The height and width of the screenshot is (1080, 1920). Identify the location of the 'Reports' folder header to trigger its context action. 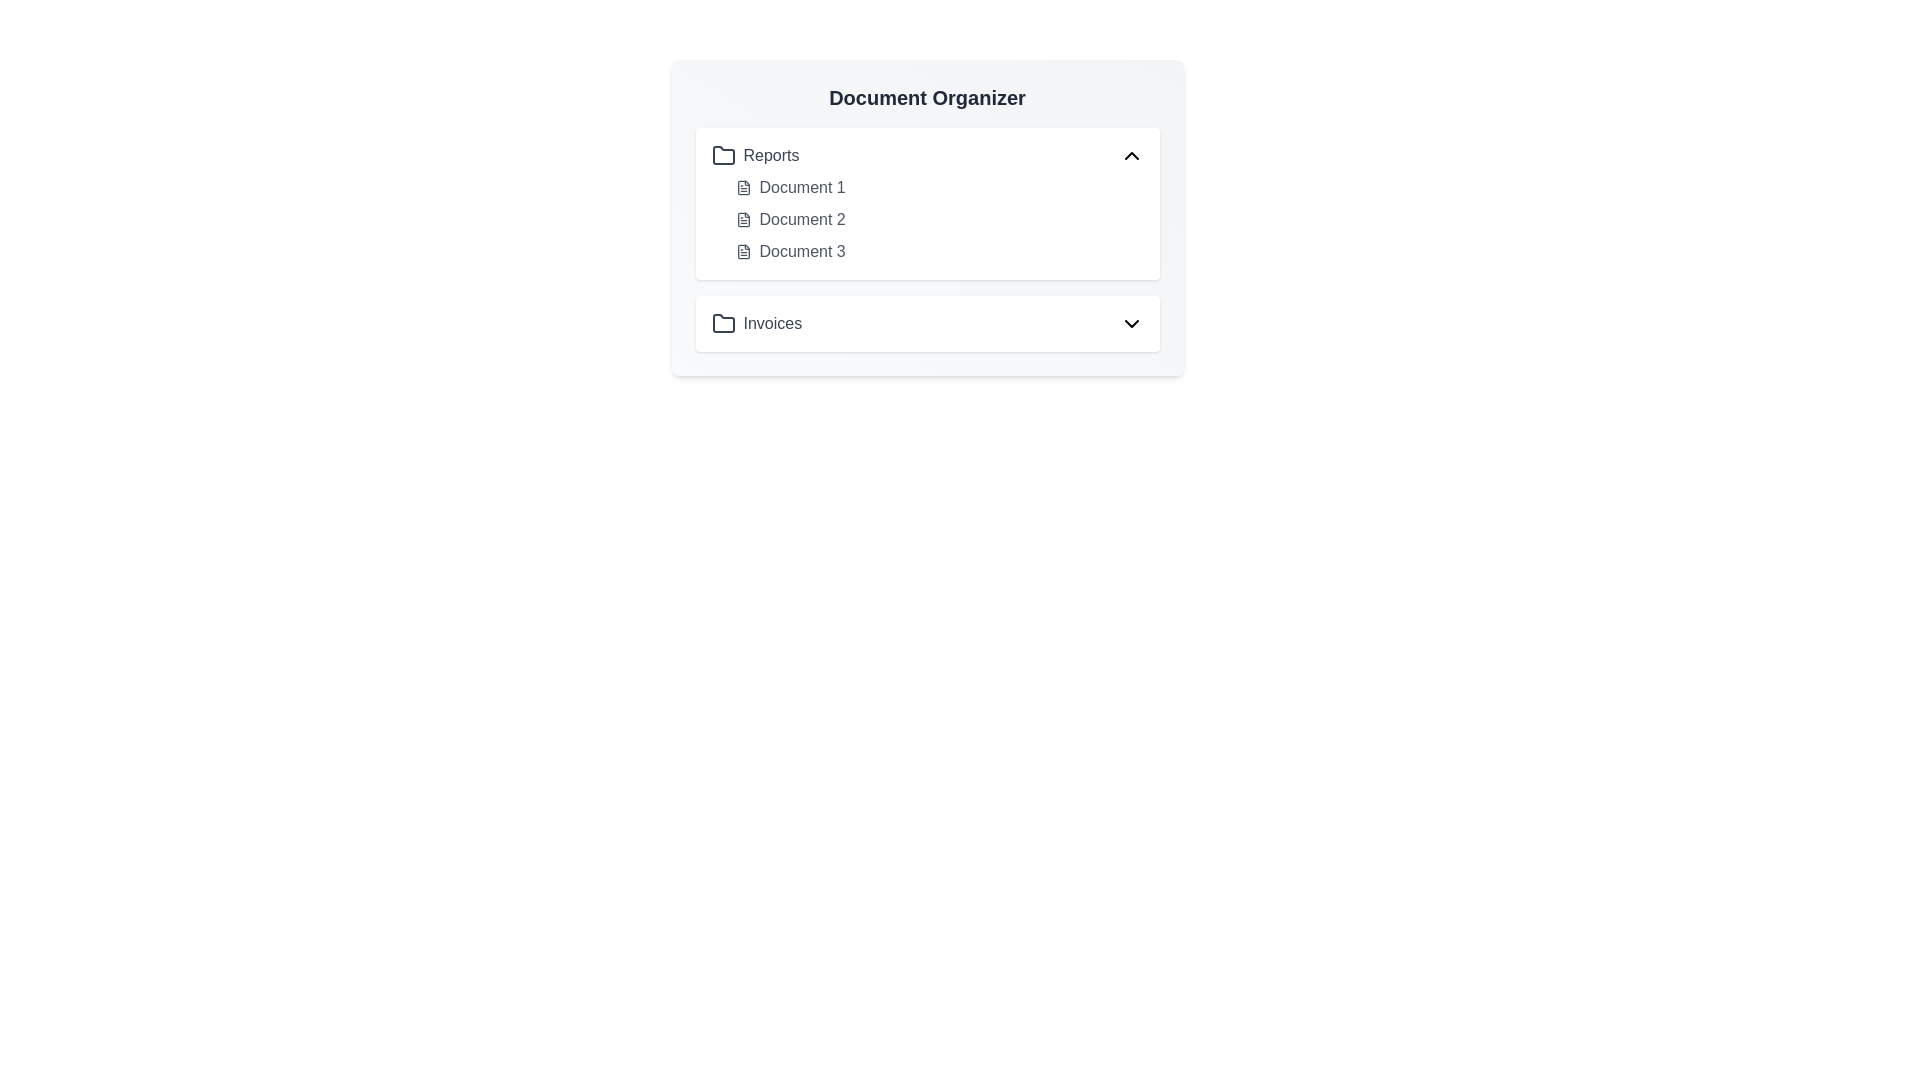
(926, 154).